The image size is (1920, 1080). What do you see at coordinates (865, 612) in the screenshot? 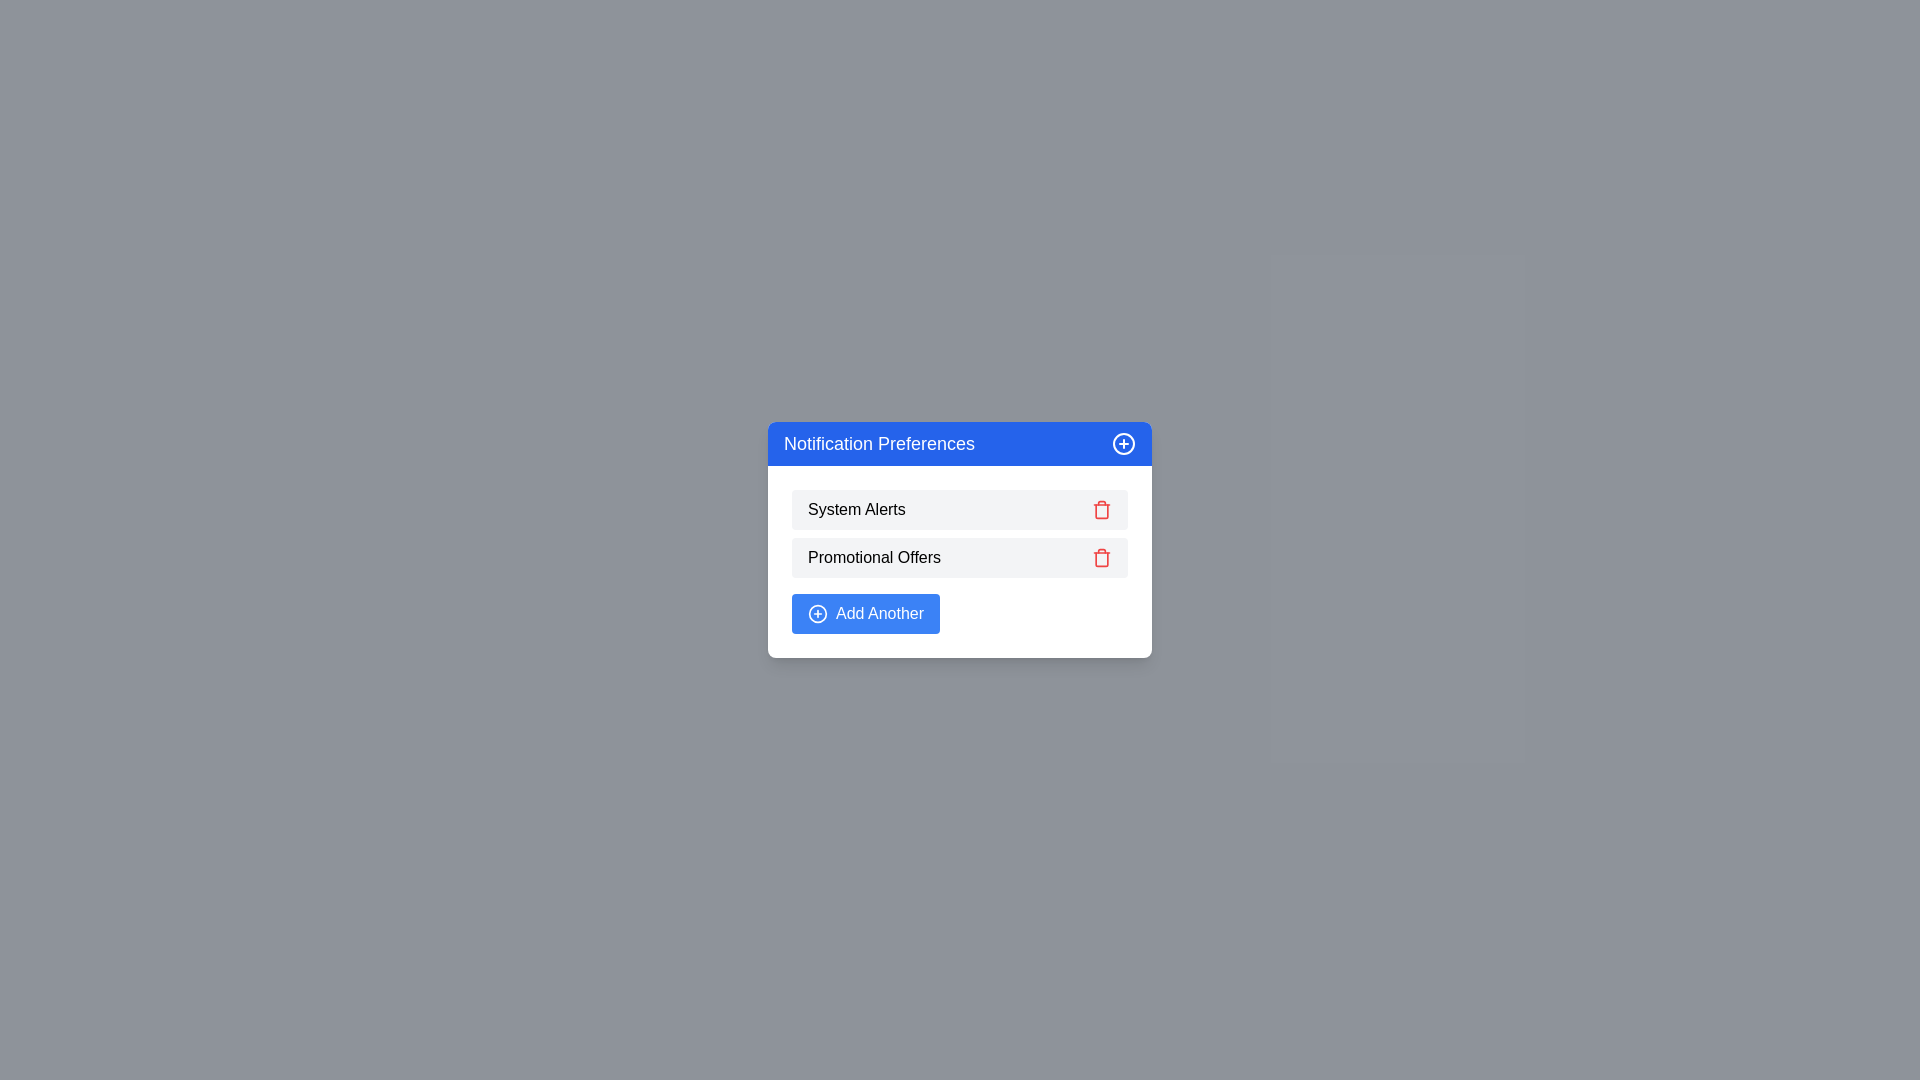
I see `the blue rectangular button labeled 'Add Another' with a white circular plus symbol` at bounding box center [865, 612].